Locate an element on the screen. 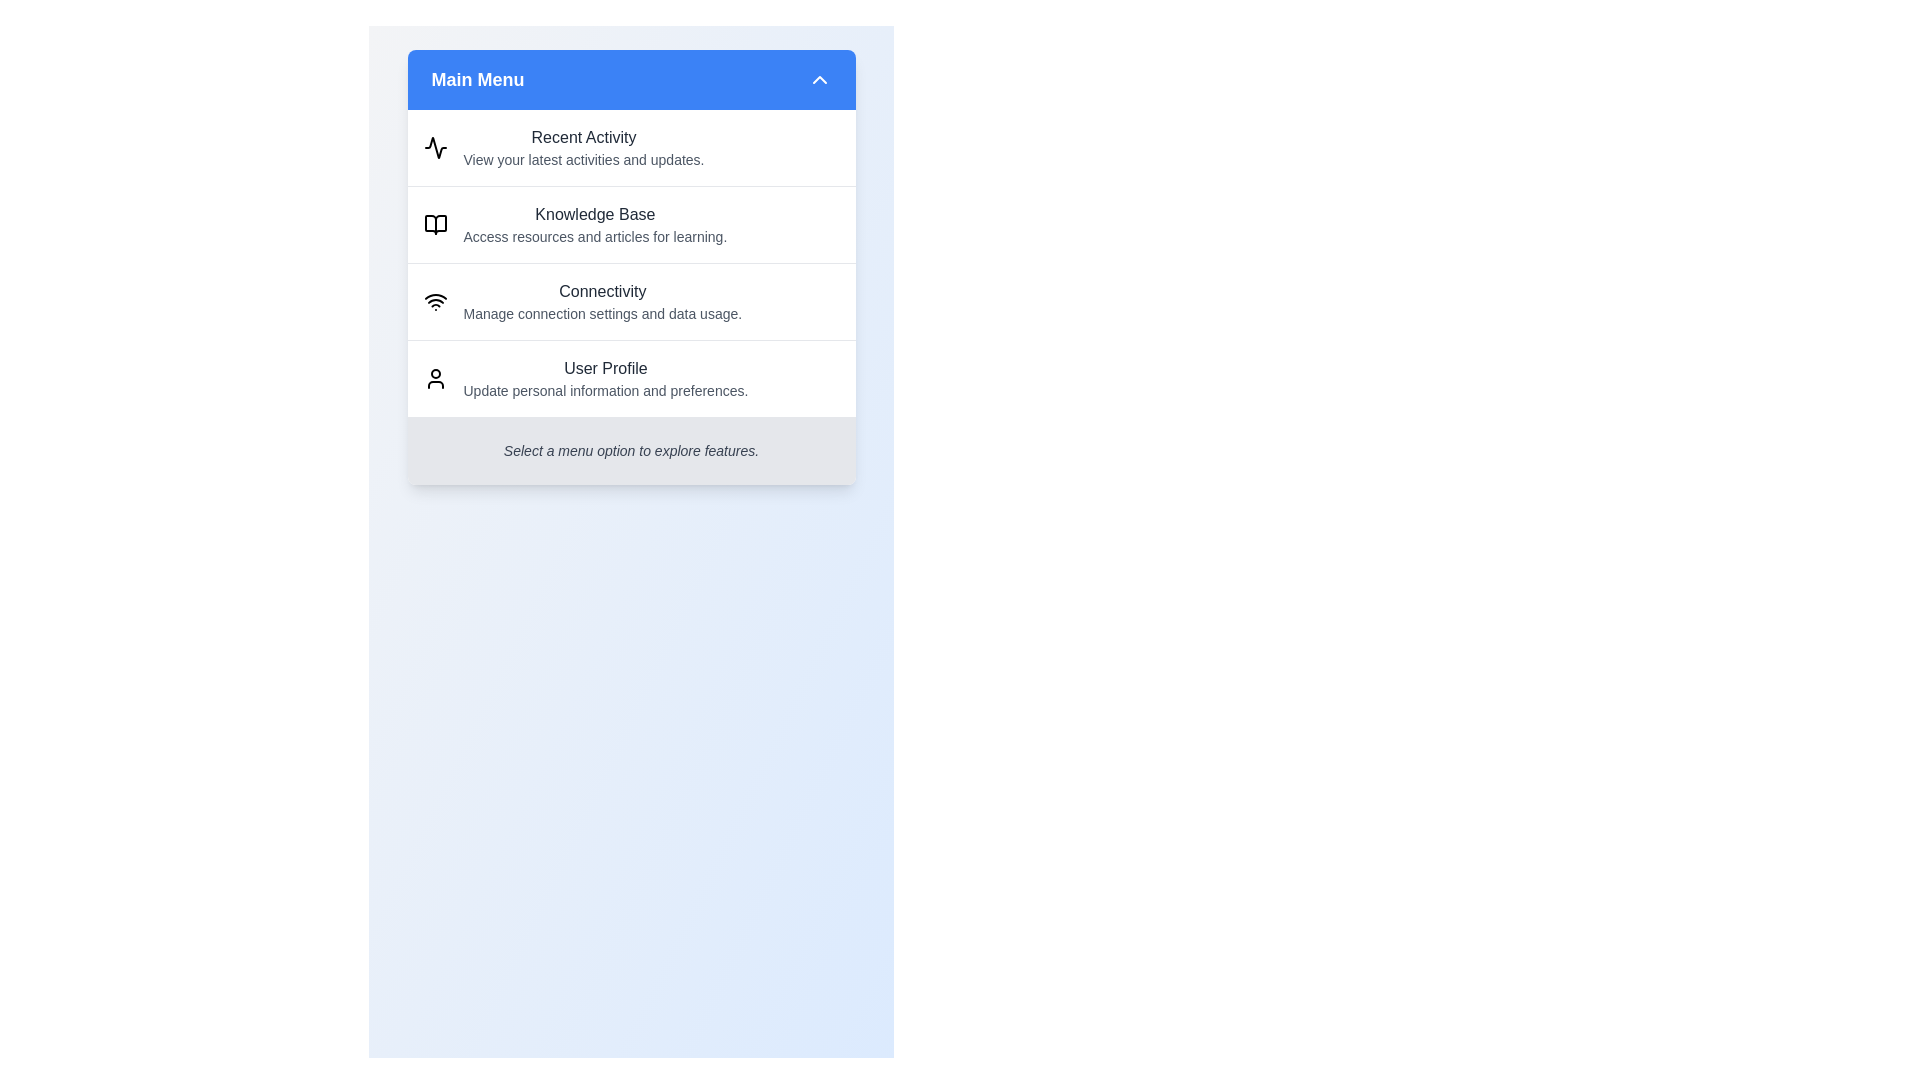 This screenshot has width=1920, height=1080. the menu item Connectivity by clicking on it is located at coordinates (630, 301).